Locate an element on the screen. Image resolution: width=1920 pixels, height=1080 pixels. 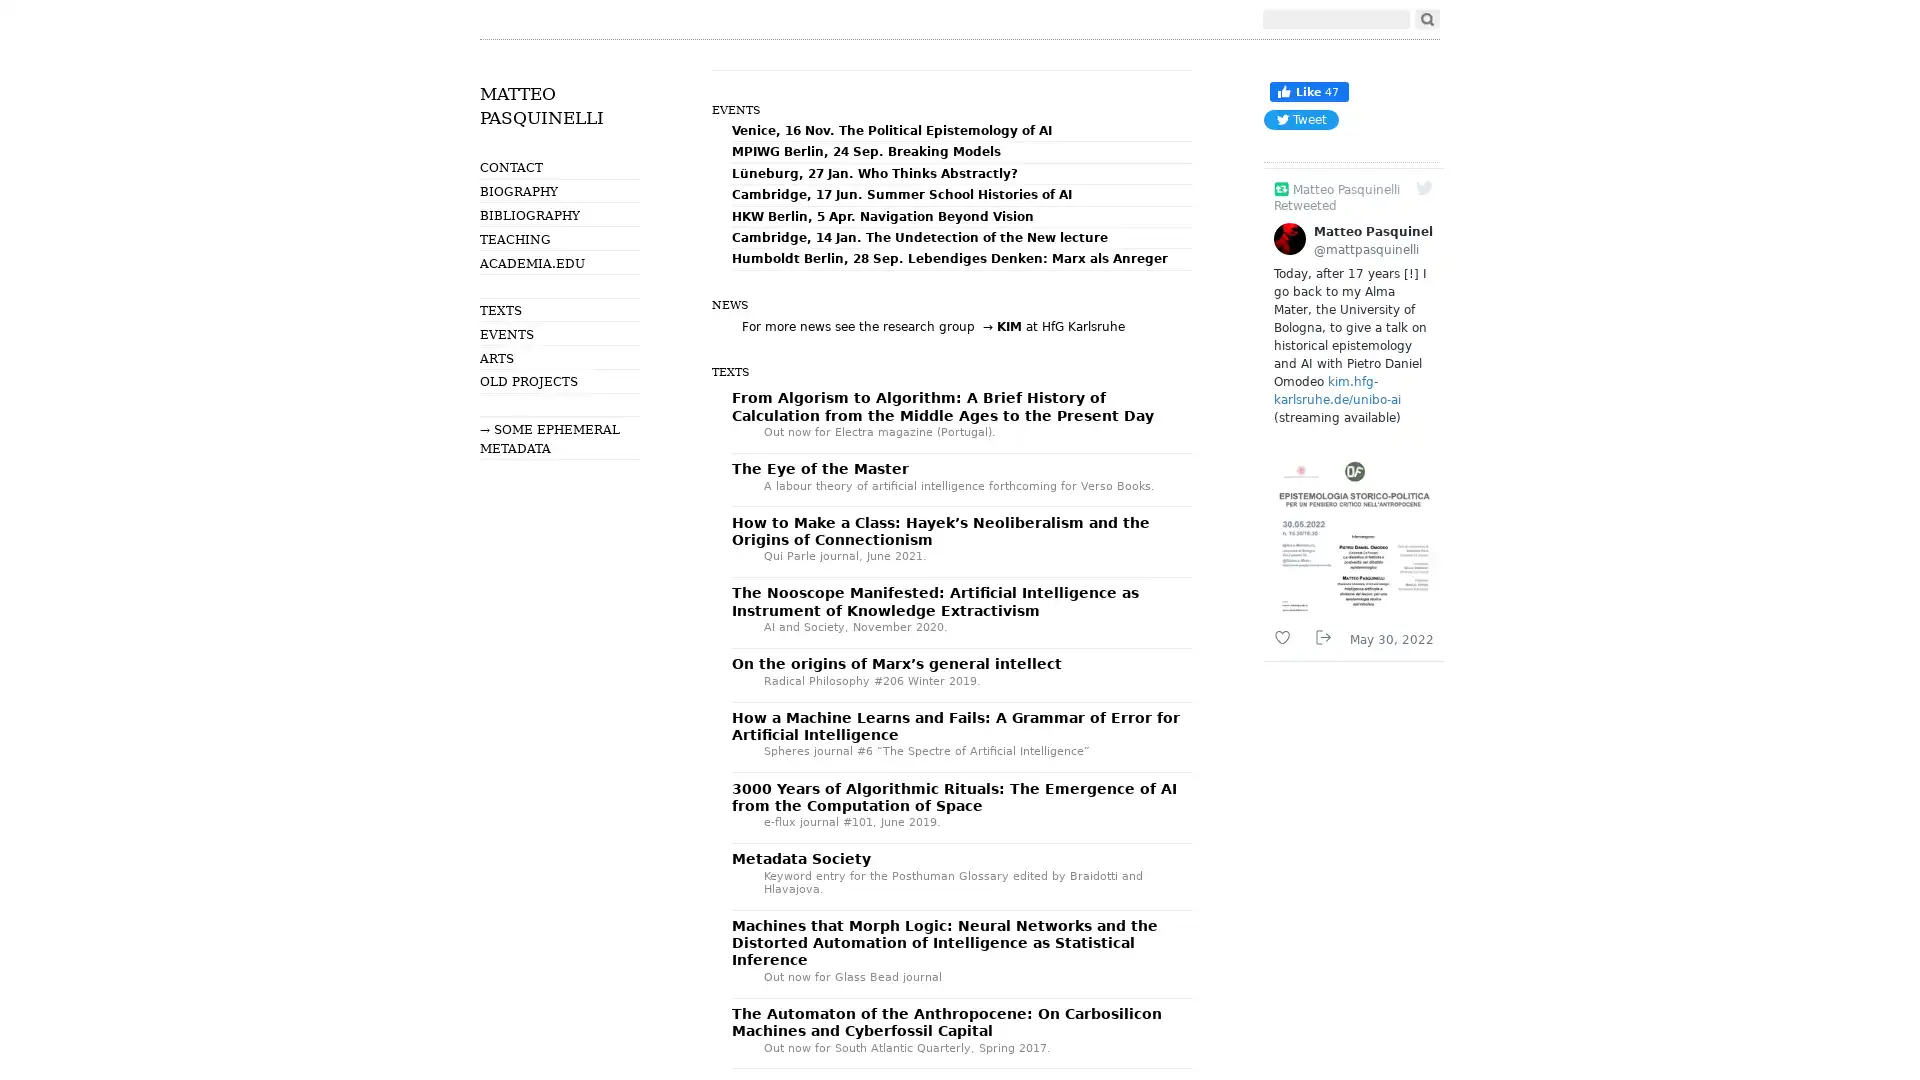
Go is located at coordinates (1426, 19).